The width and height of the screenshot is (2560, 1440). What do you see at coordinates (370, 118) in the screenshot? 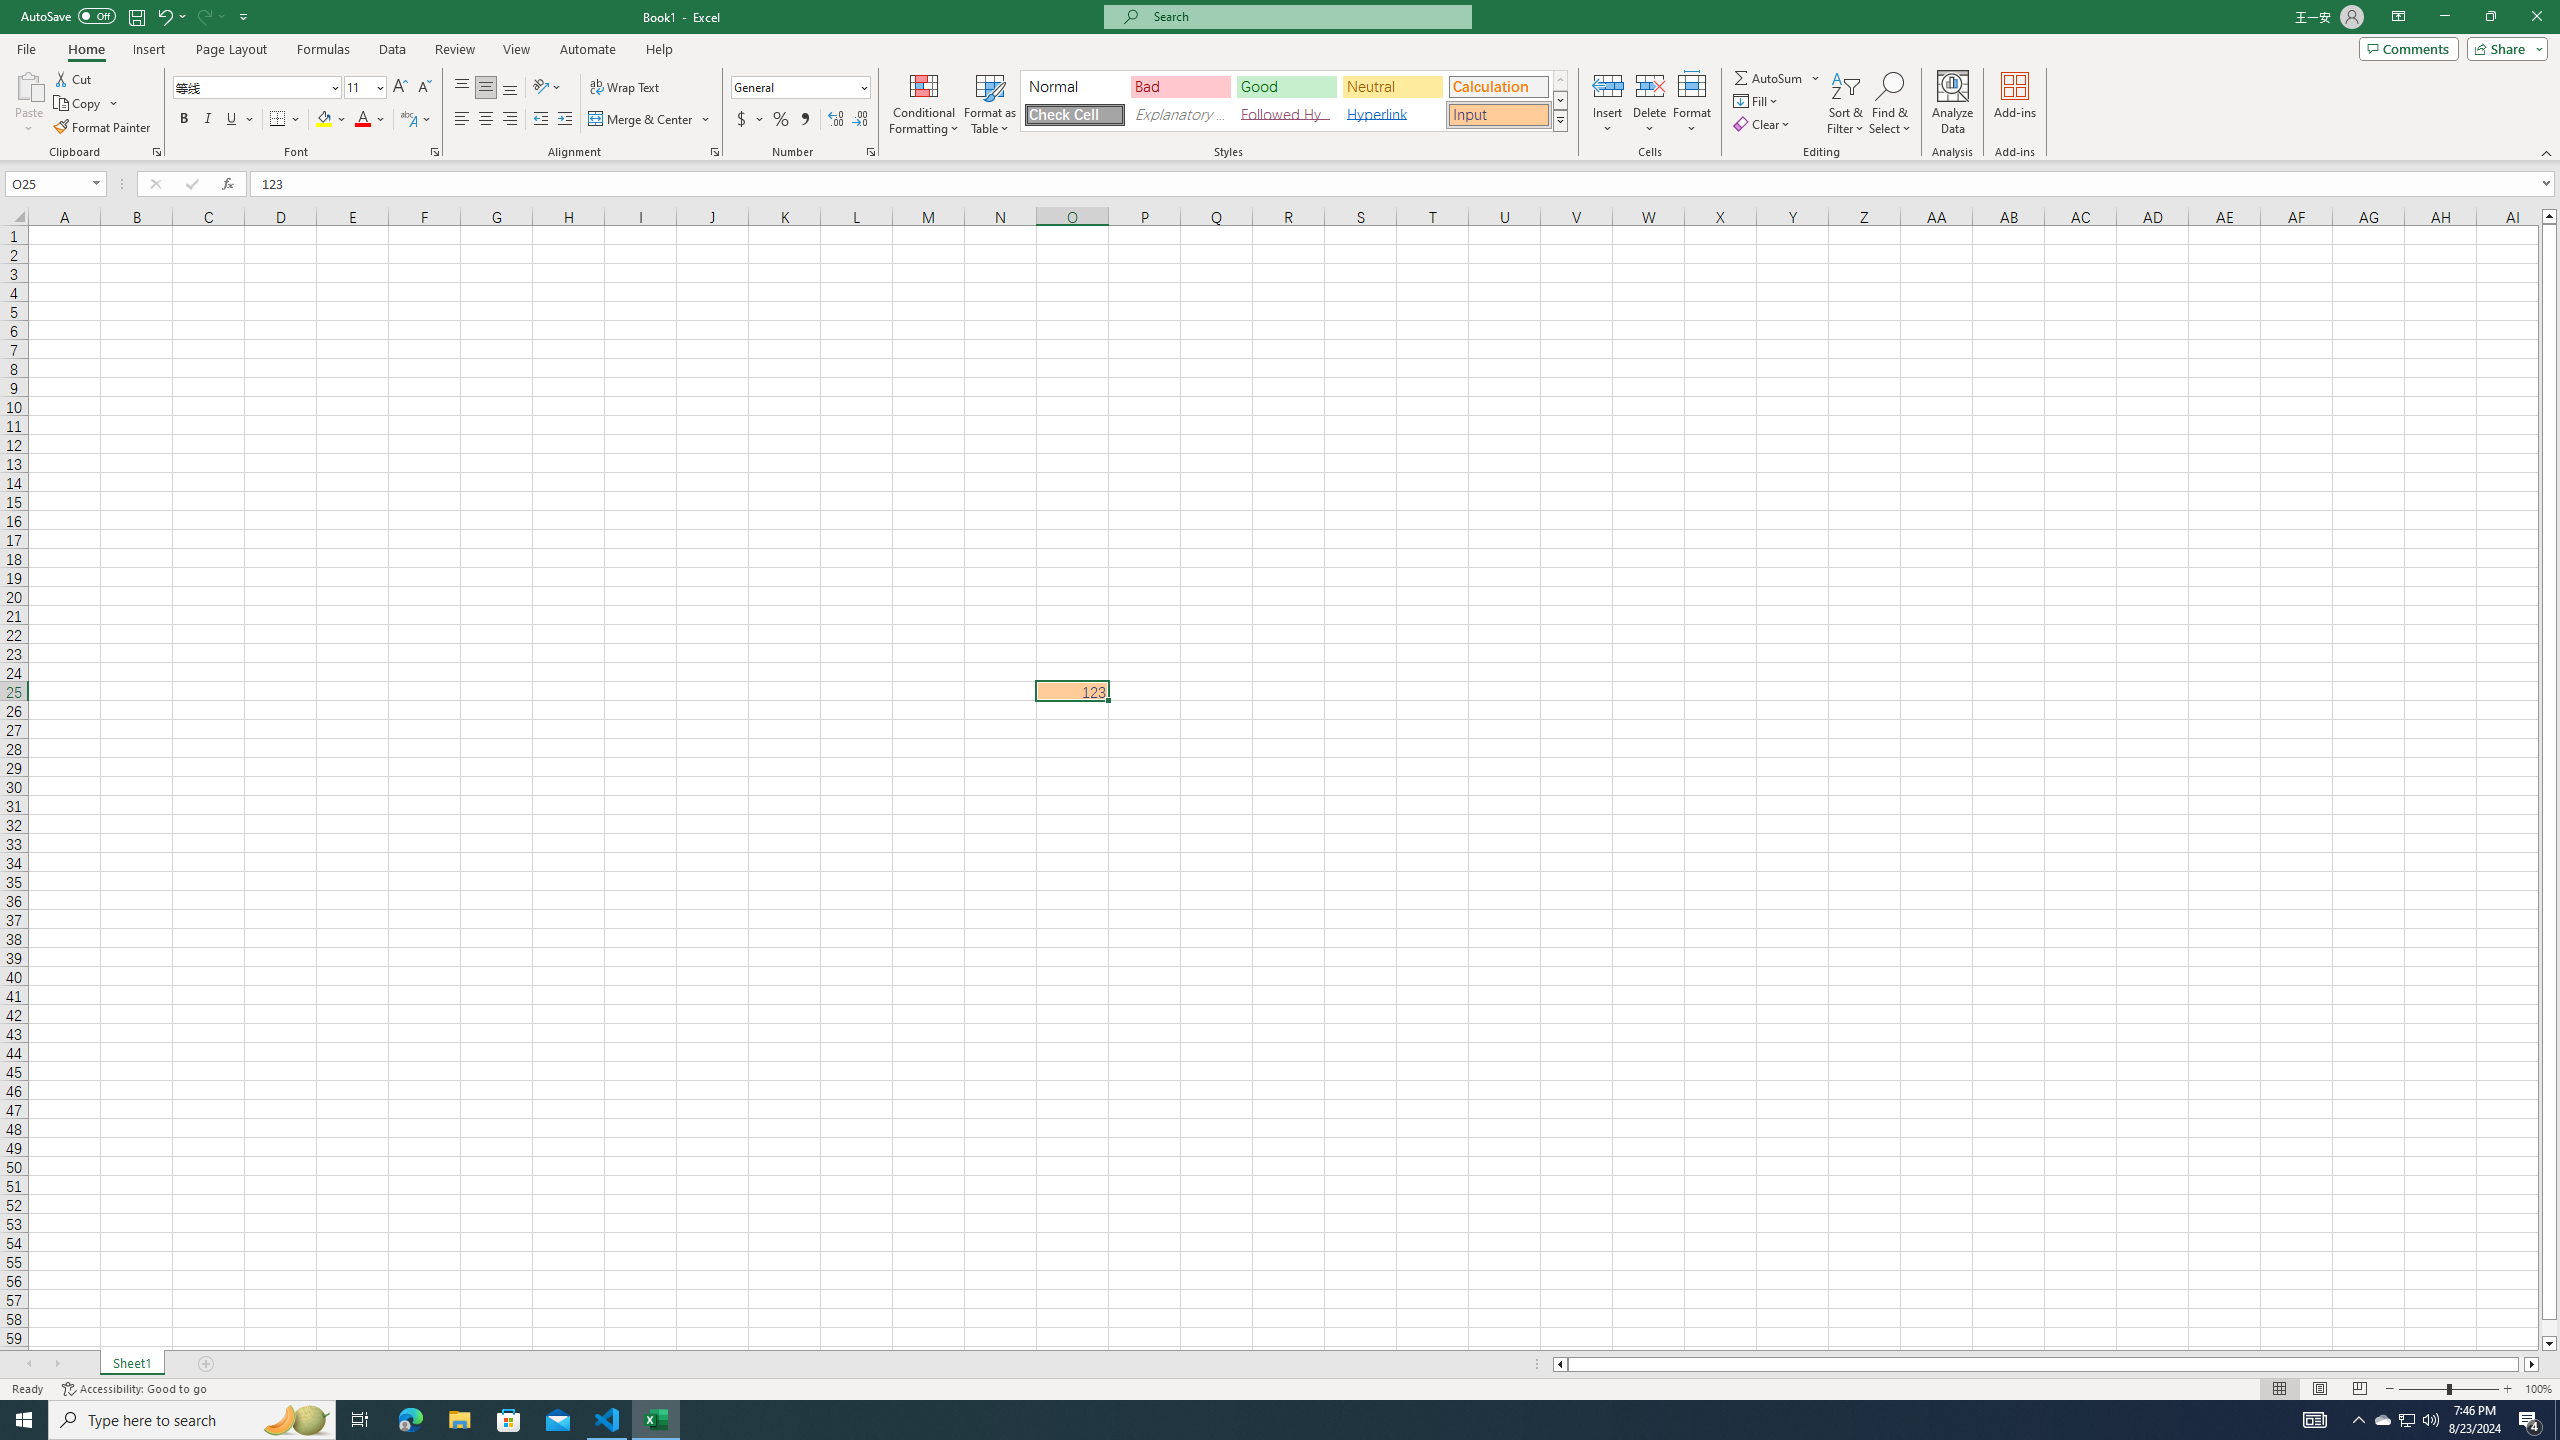
I see `'Font Color'` at bounding box center [370, 118].